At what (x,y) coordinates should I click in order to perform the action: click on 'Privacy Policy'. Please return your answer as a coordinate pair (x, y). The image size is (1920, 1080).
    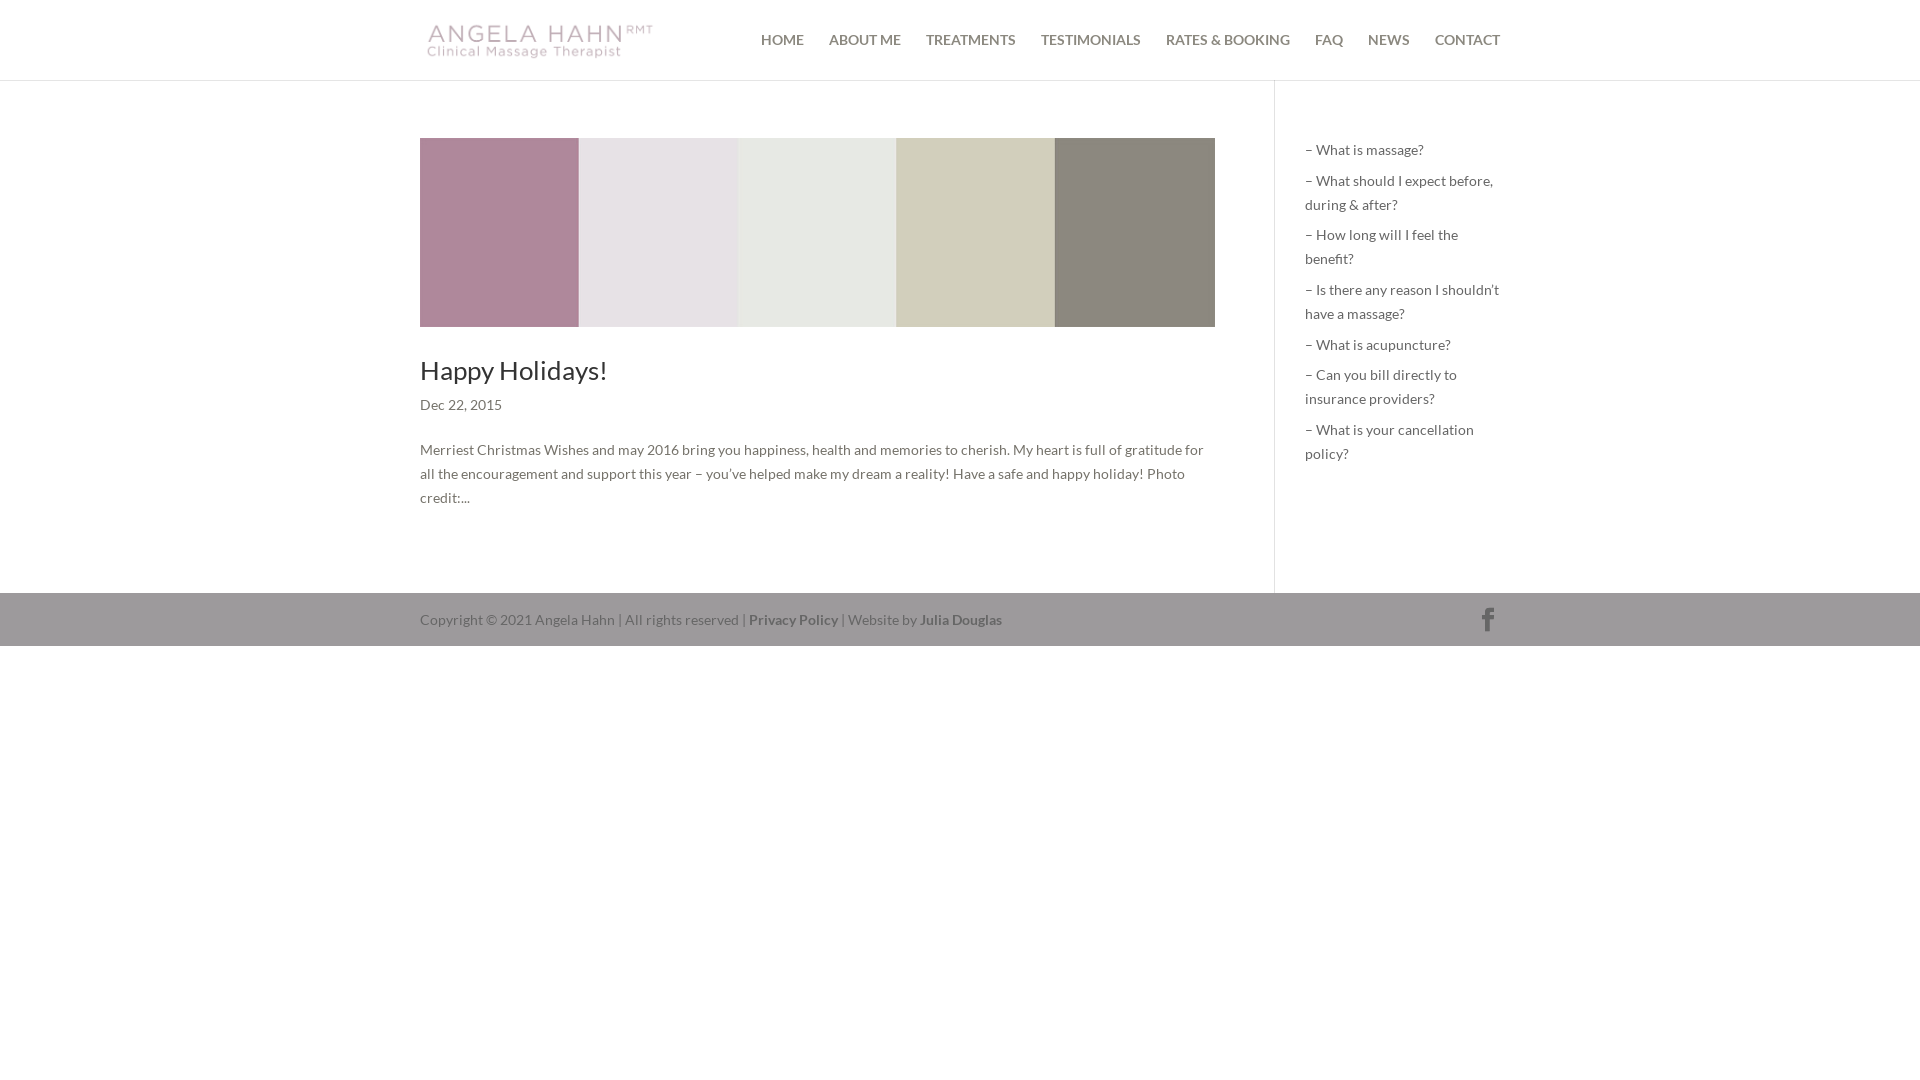
    Looking at the image, I should click on (792, 618).